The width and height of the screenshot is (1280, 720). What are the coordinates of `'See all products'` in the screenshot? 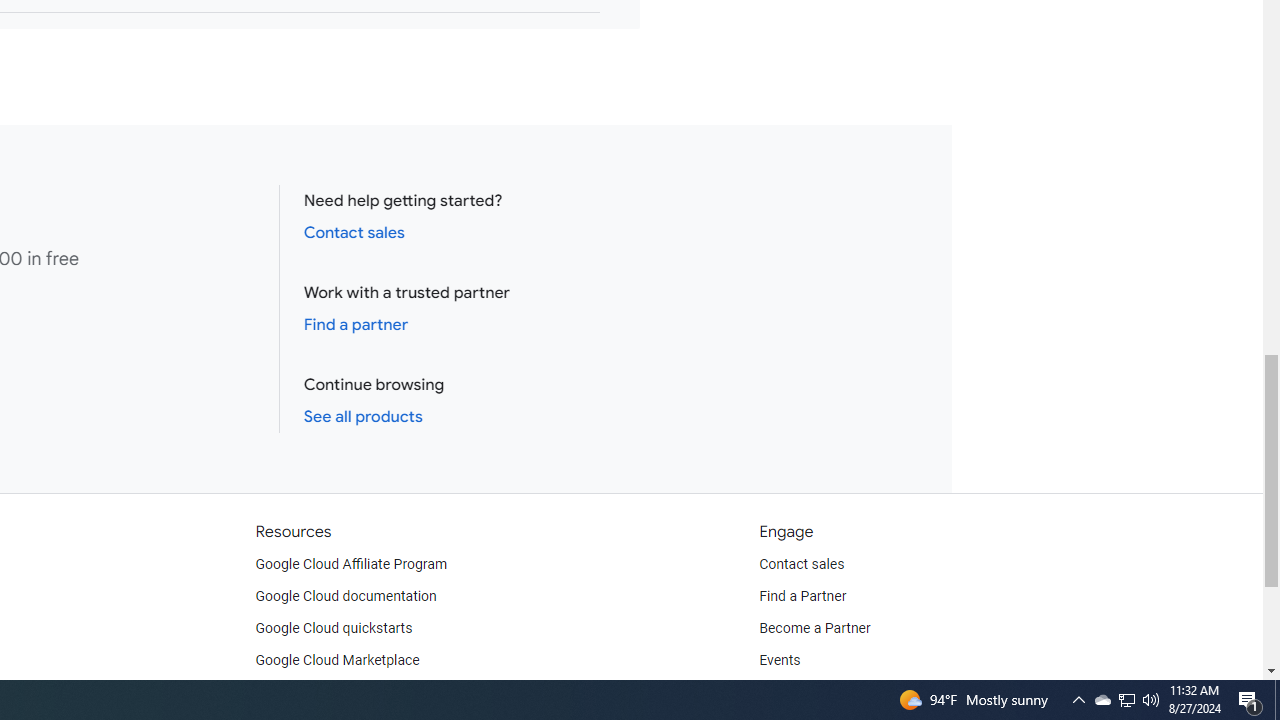 It's located at (362, 415).